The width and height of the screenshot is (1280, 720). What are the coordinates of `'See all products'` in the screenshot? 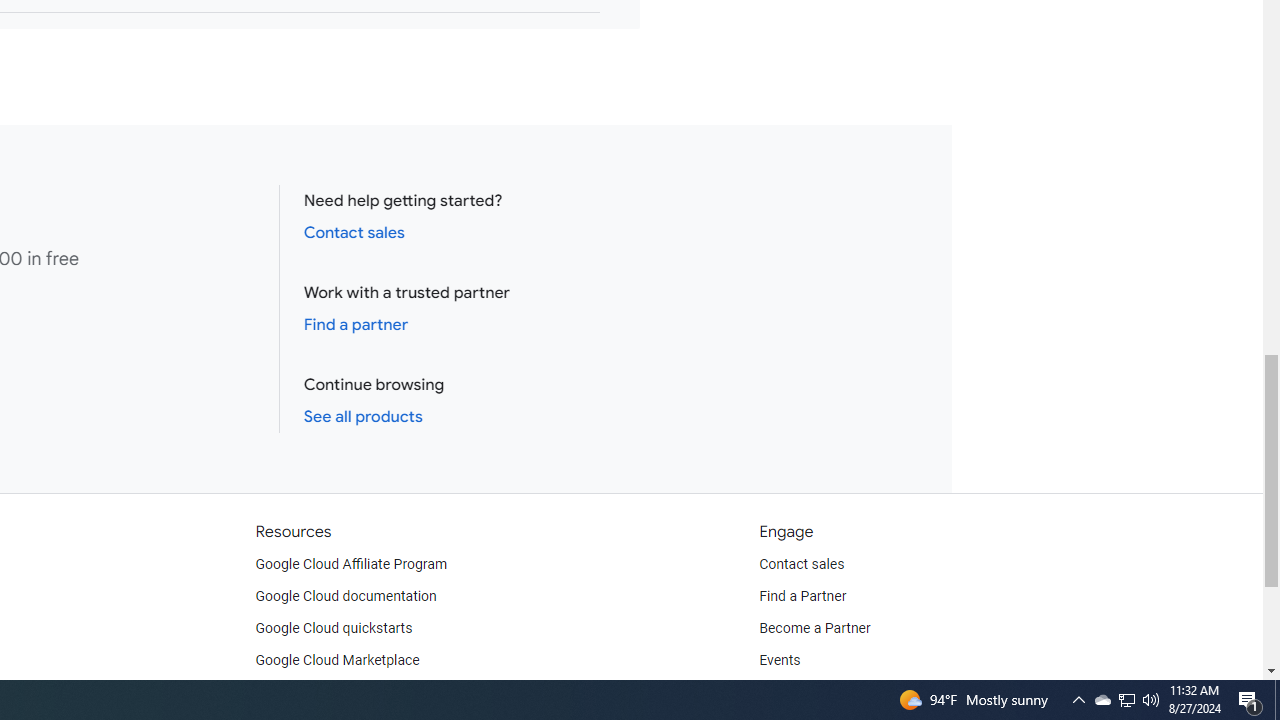 It's located at (362, 415).